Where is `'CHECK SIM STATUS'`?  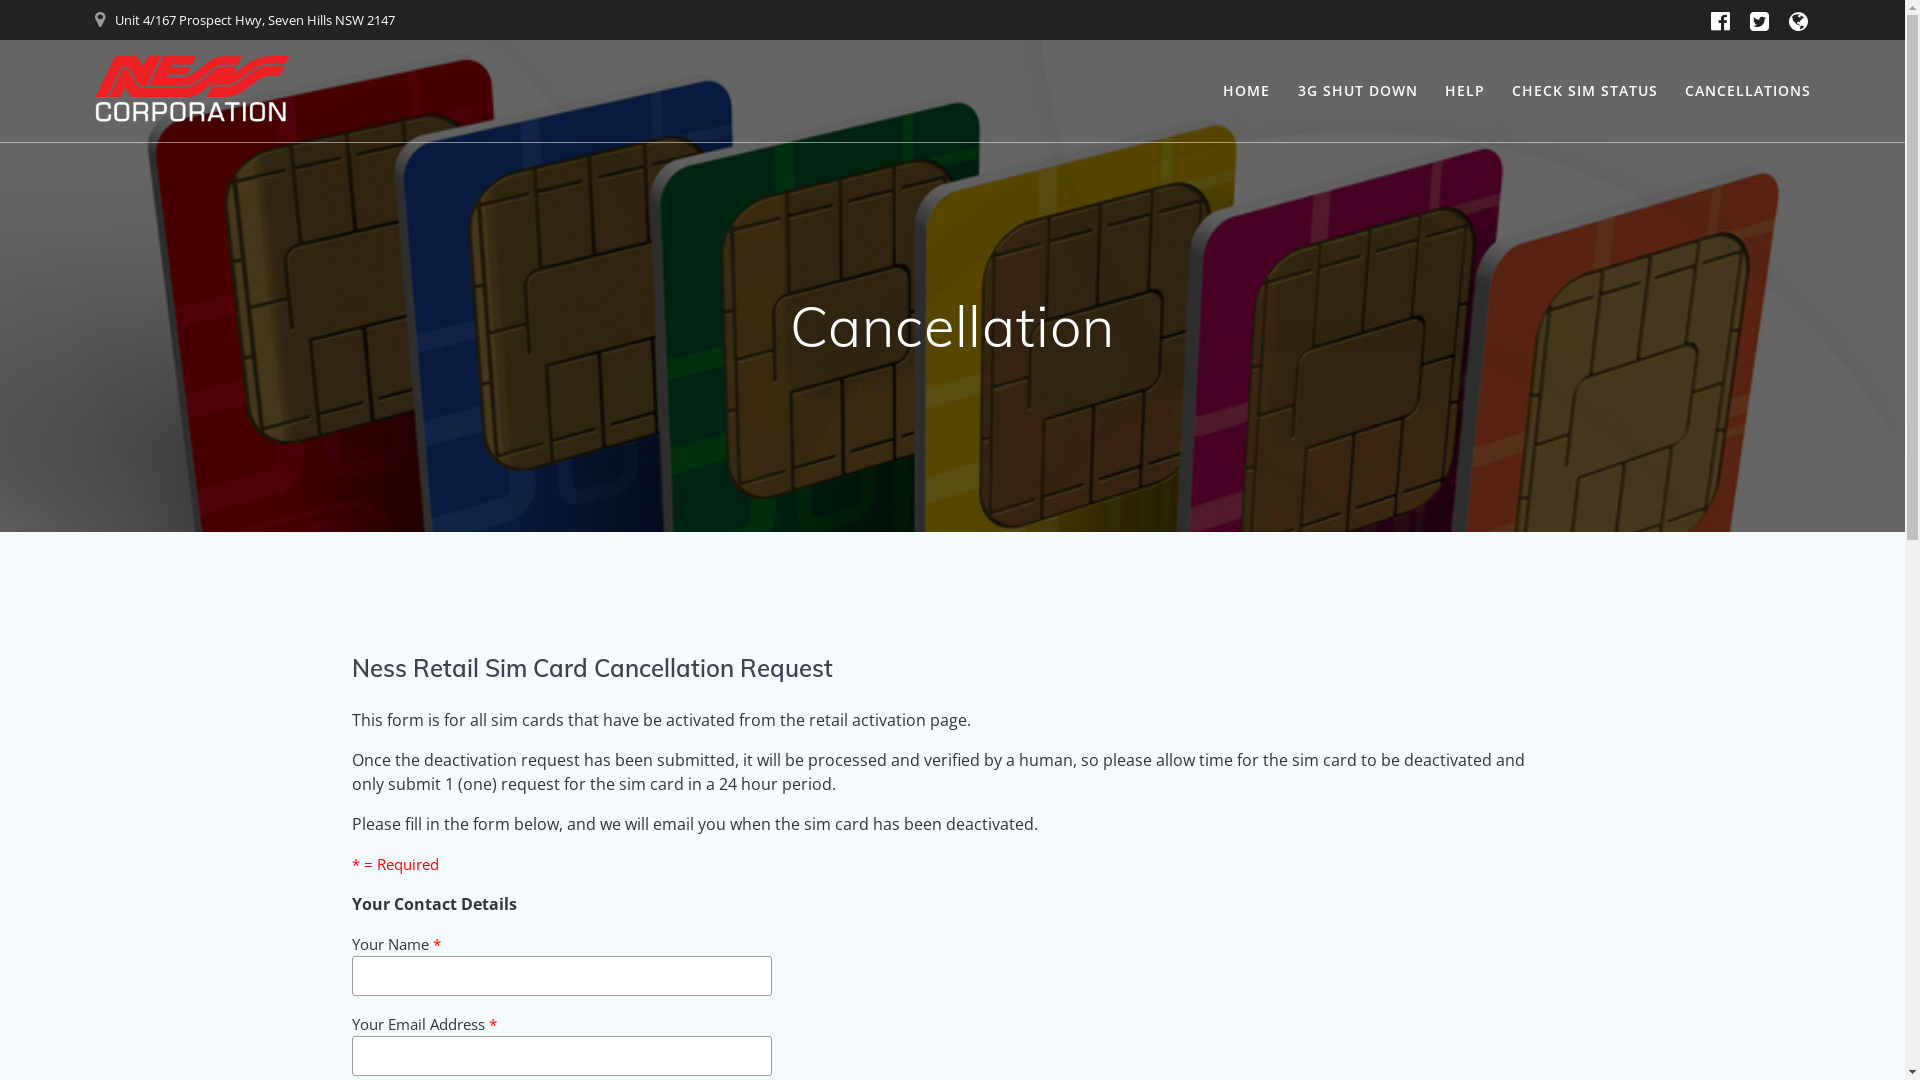
'CHECK SIM STATUS' is located at coordinates (1583, 91).